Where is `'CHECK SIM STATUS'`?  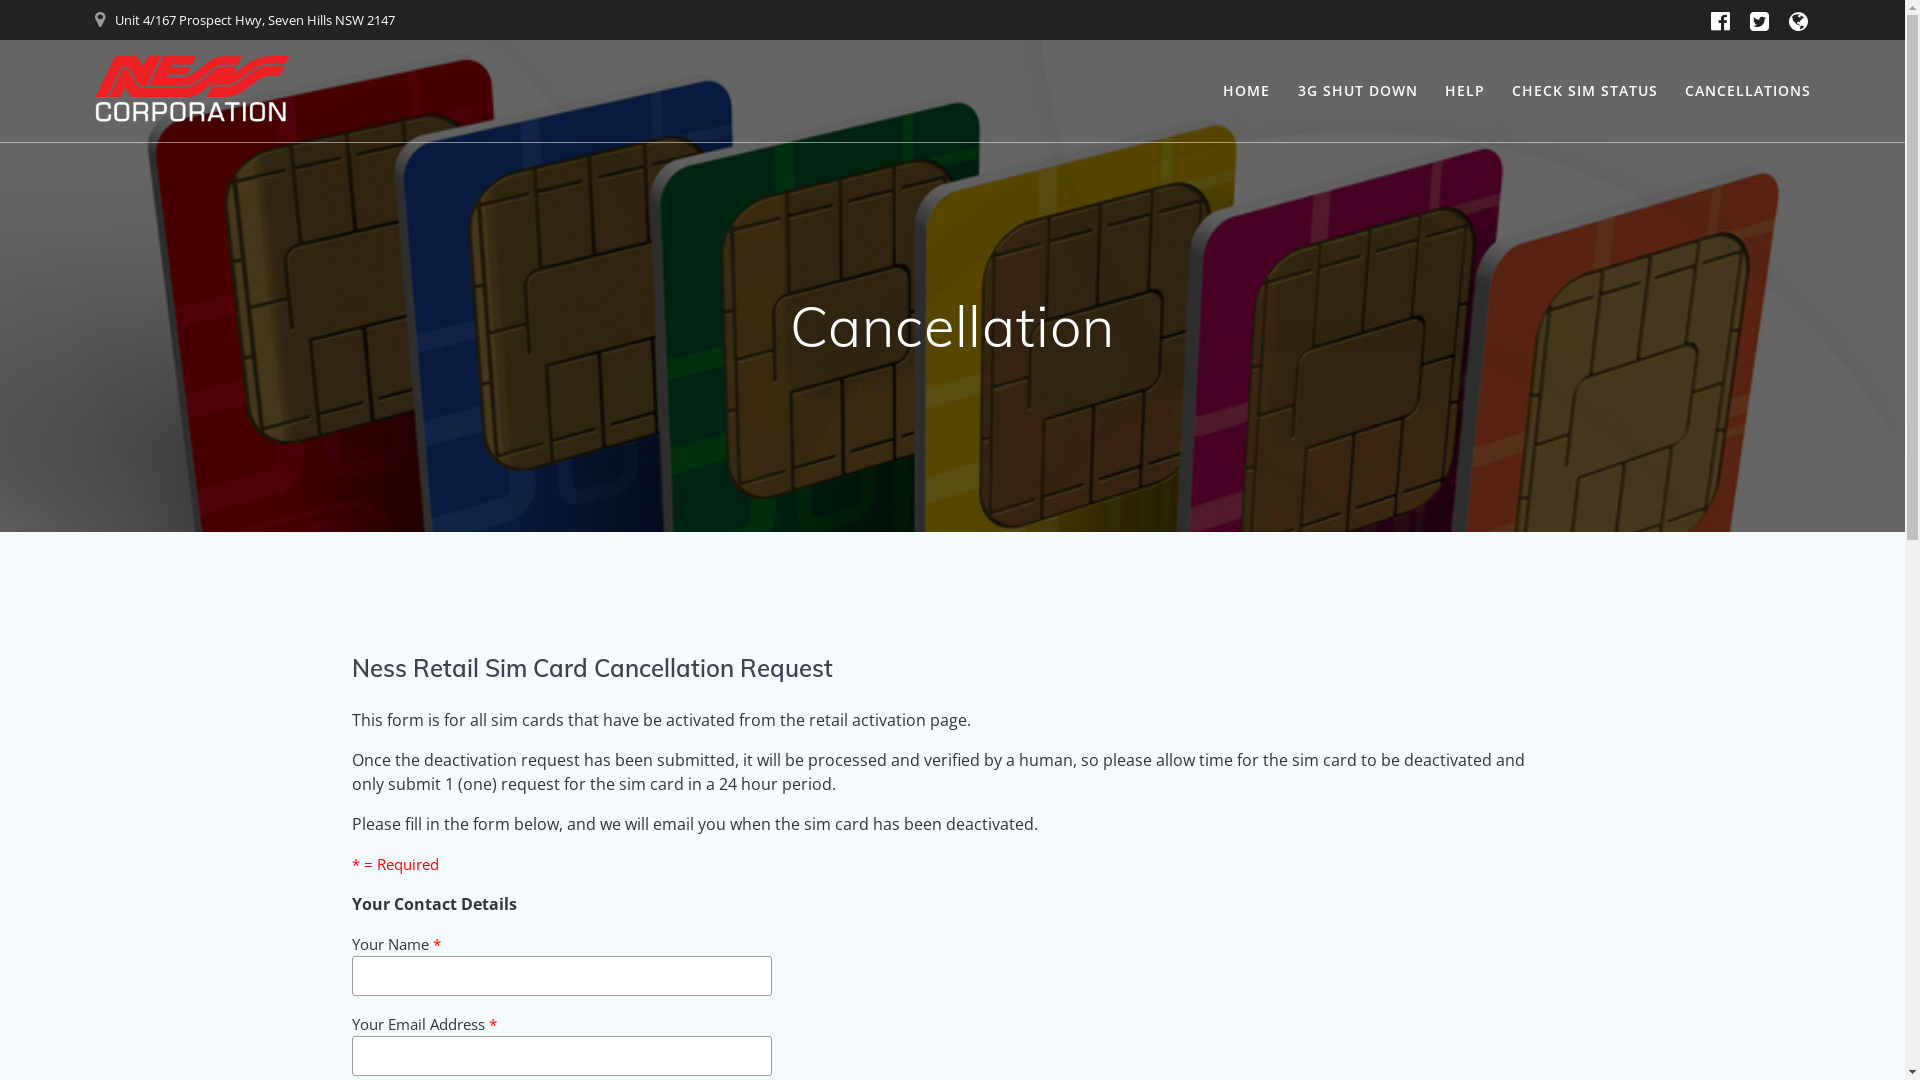
'CHECK SIM STATUS' is located at coordinates (1583, 91).